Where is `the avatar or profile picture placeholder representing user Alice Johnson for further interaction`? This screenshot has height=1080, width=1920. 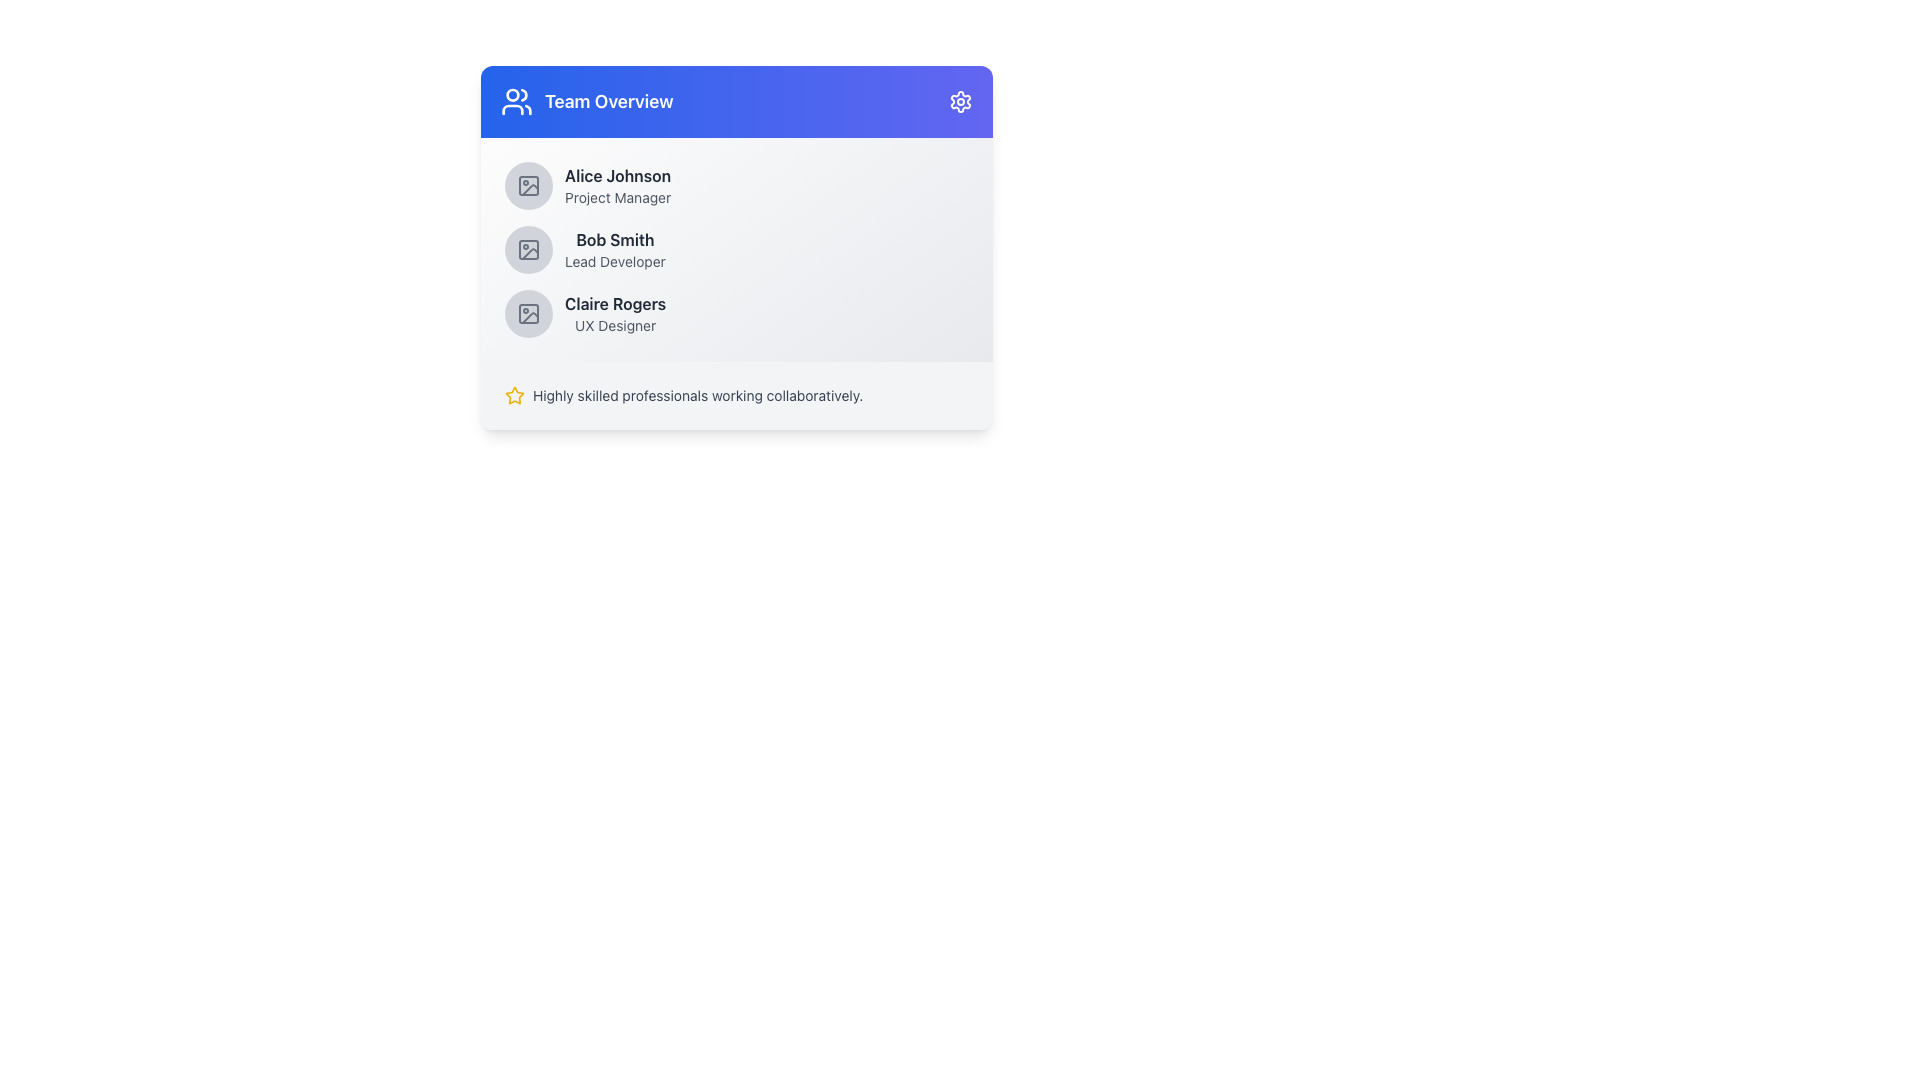
the avatar or profile picture placeholder representing user Alice Johnson for further interaction is located at coordinates (528, 185).